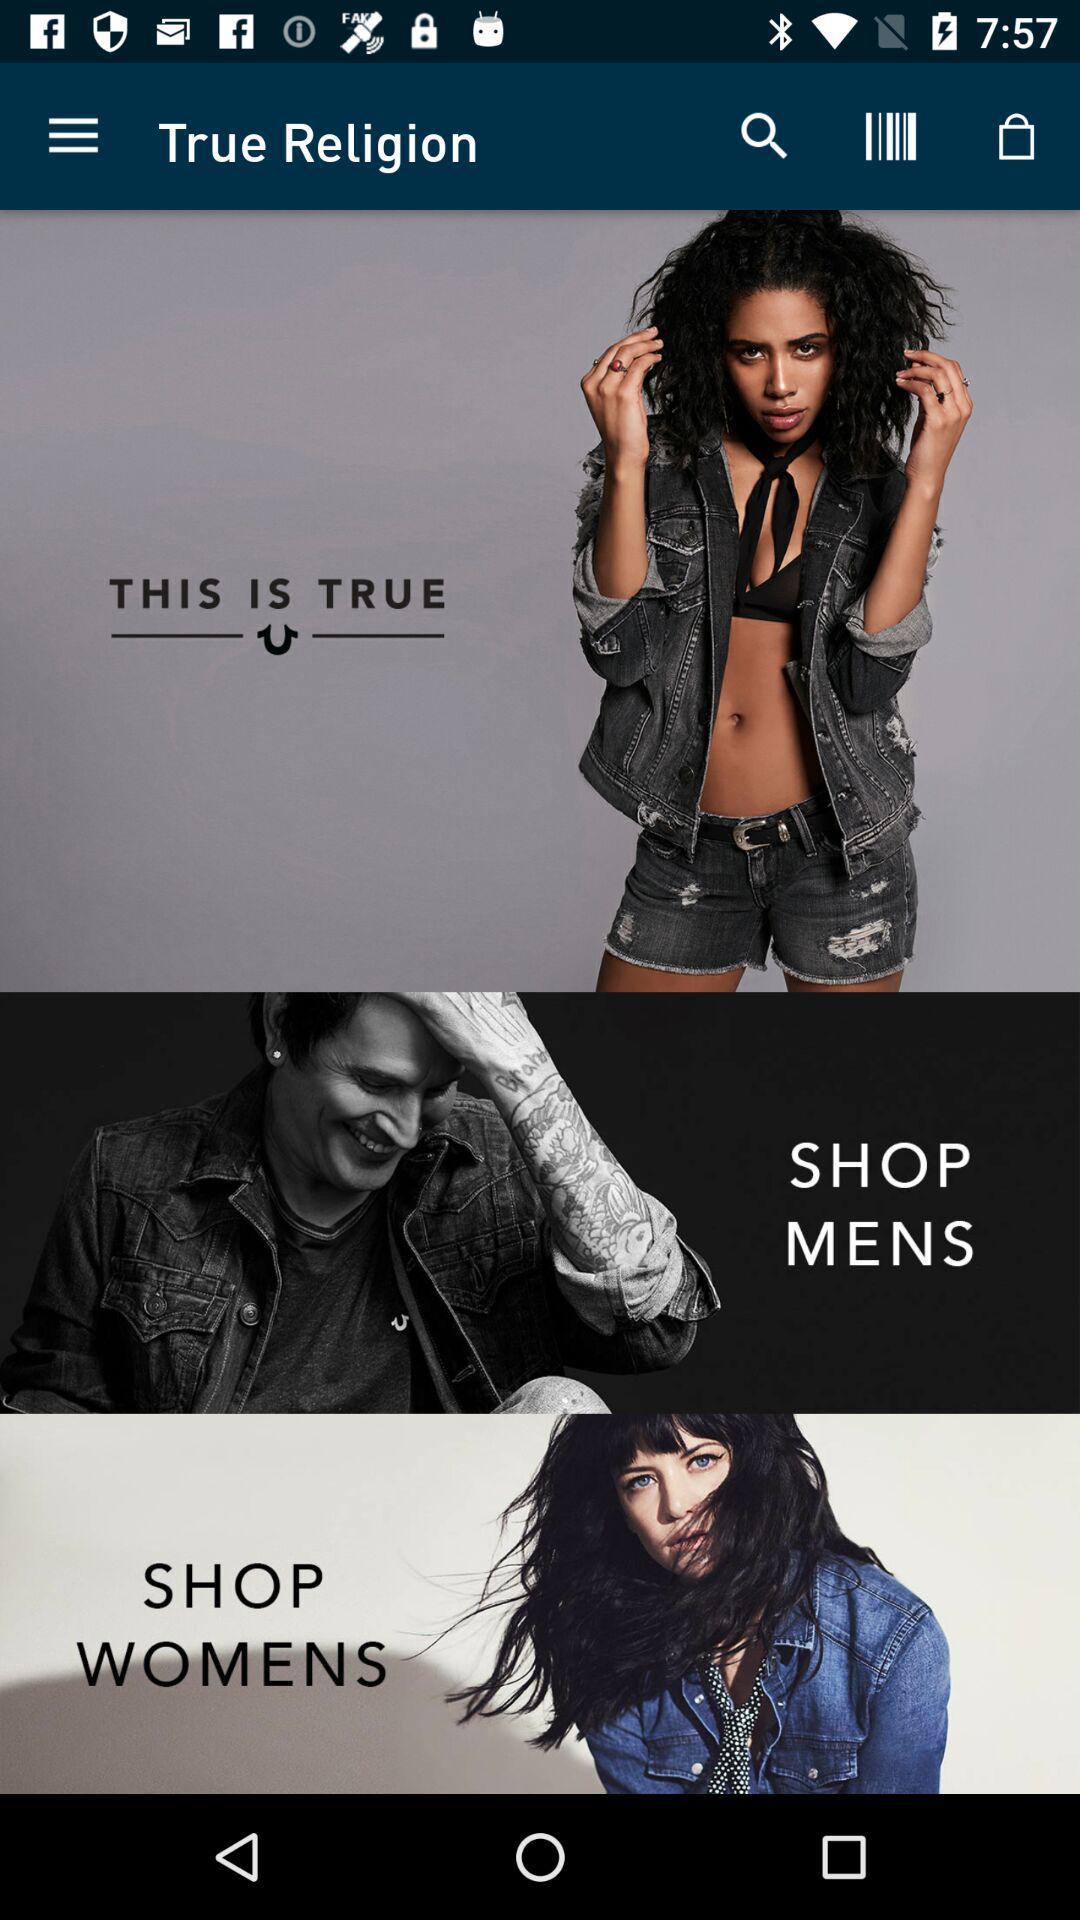  What do you see at coordinates (810, 600) in the screenshot?
I see `picture` at bounding box center [810, 600].